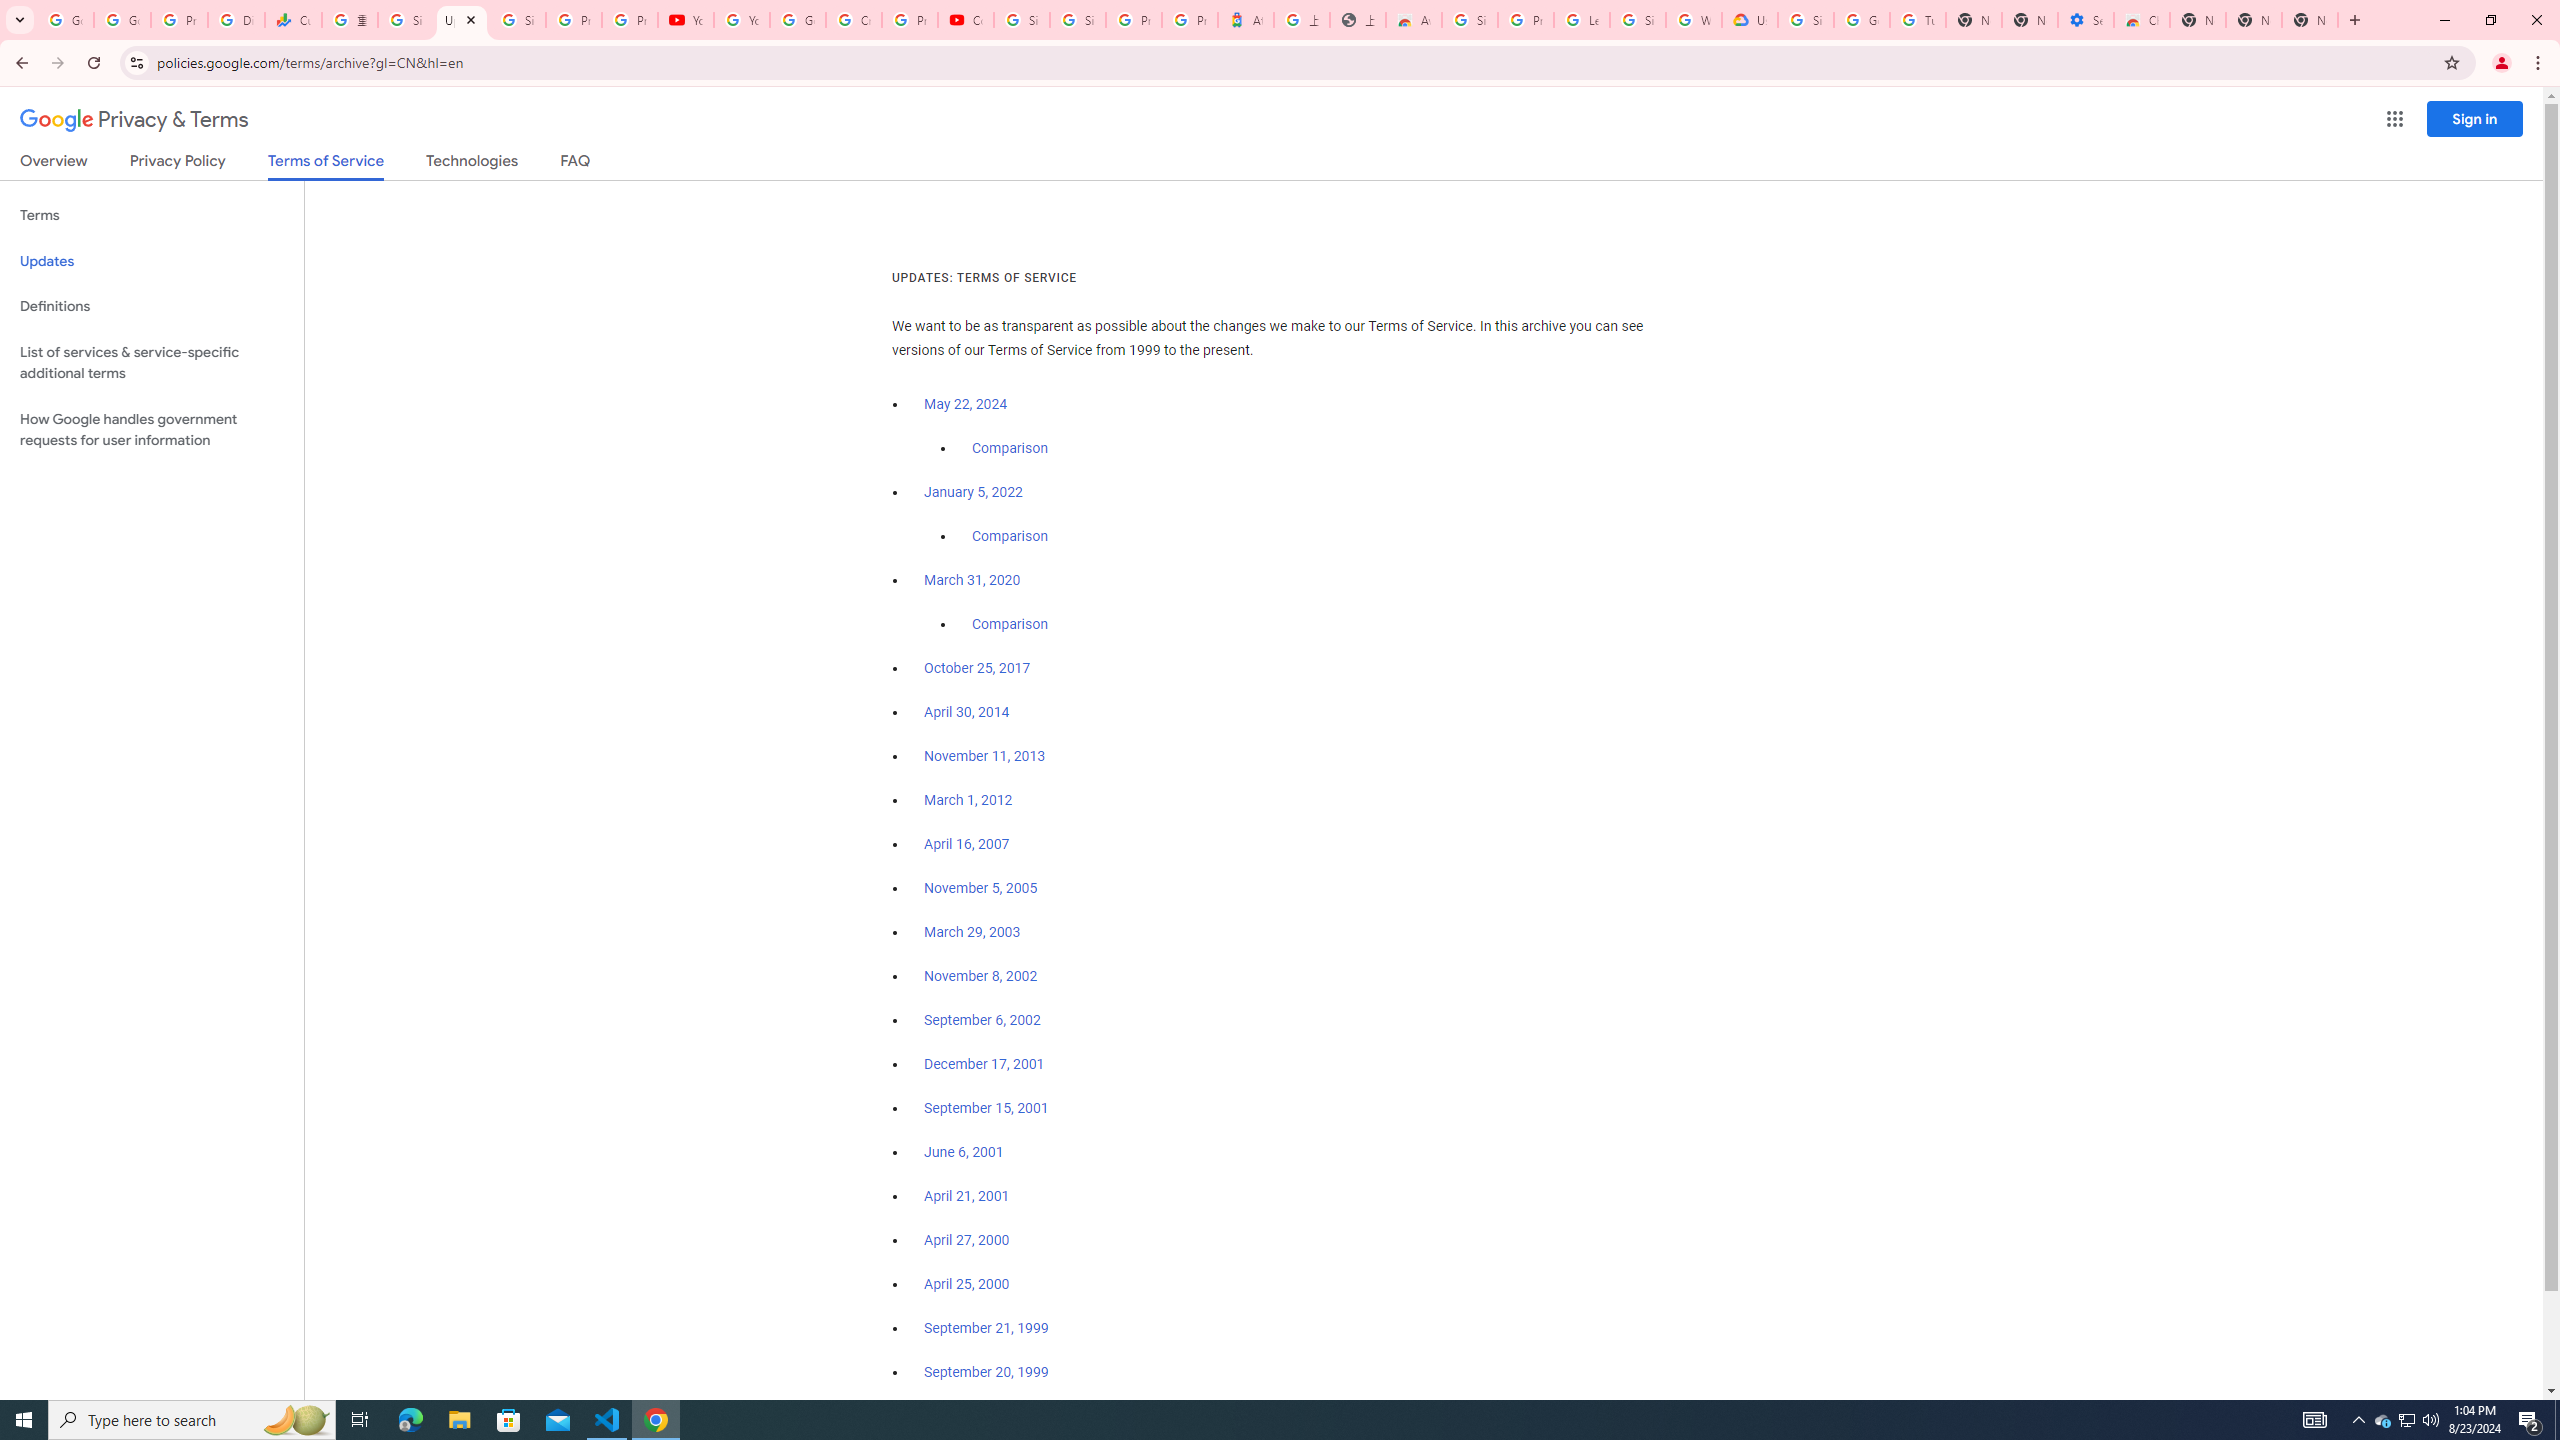 This screenshot has height=1440, width=2560. I want to click on 'Privacy Checkup', so click(631, 19).